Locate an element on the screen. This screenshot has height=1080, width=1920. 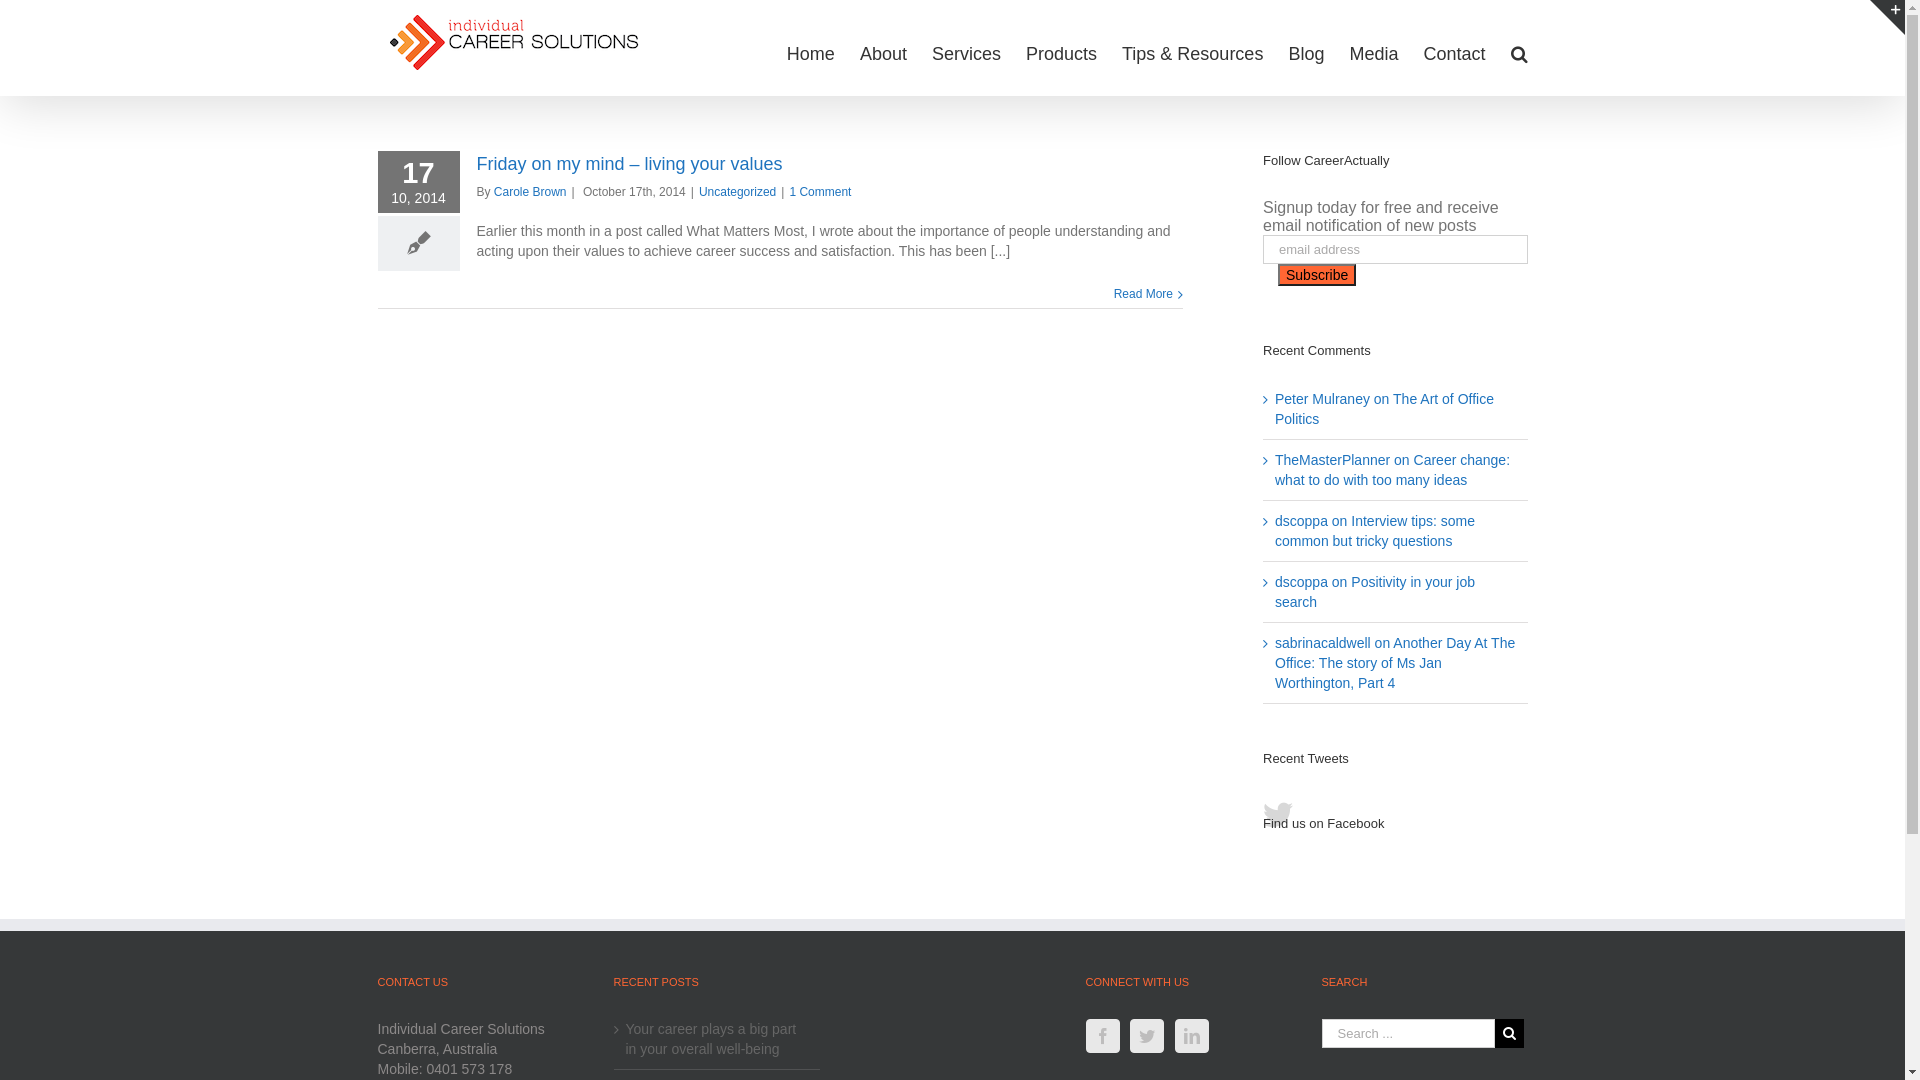
'Career change: what to do with too many ideas' is located at coordinates (1391, 470).